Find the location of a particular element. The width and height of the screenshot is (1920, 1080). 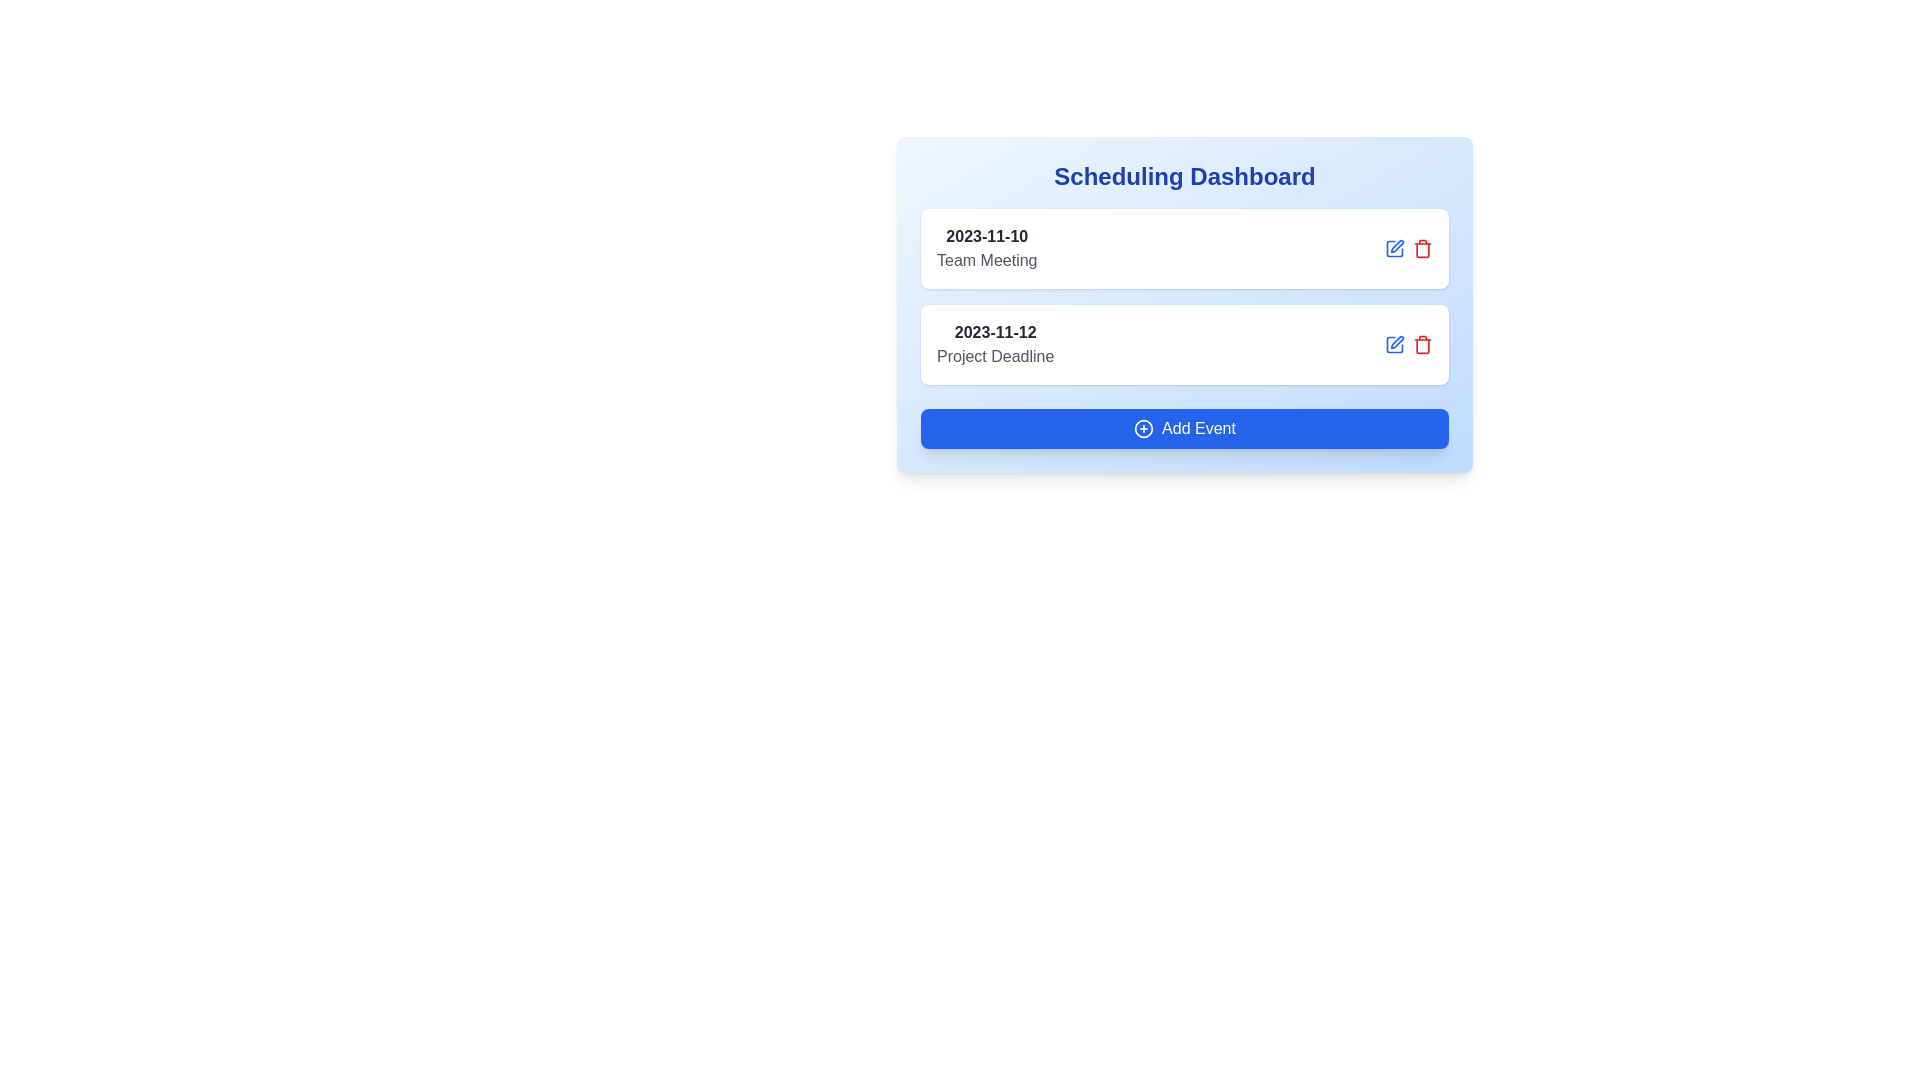

text displayed in the Text Label element showing the date '2023-11-10', which is styled in bold and dark gray color, located above the 'Team Meeting' text is located at coordinates (987, 235).